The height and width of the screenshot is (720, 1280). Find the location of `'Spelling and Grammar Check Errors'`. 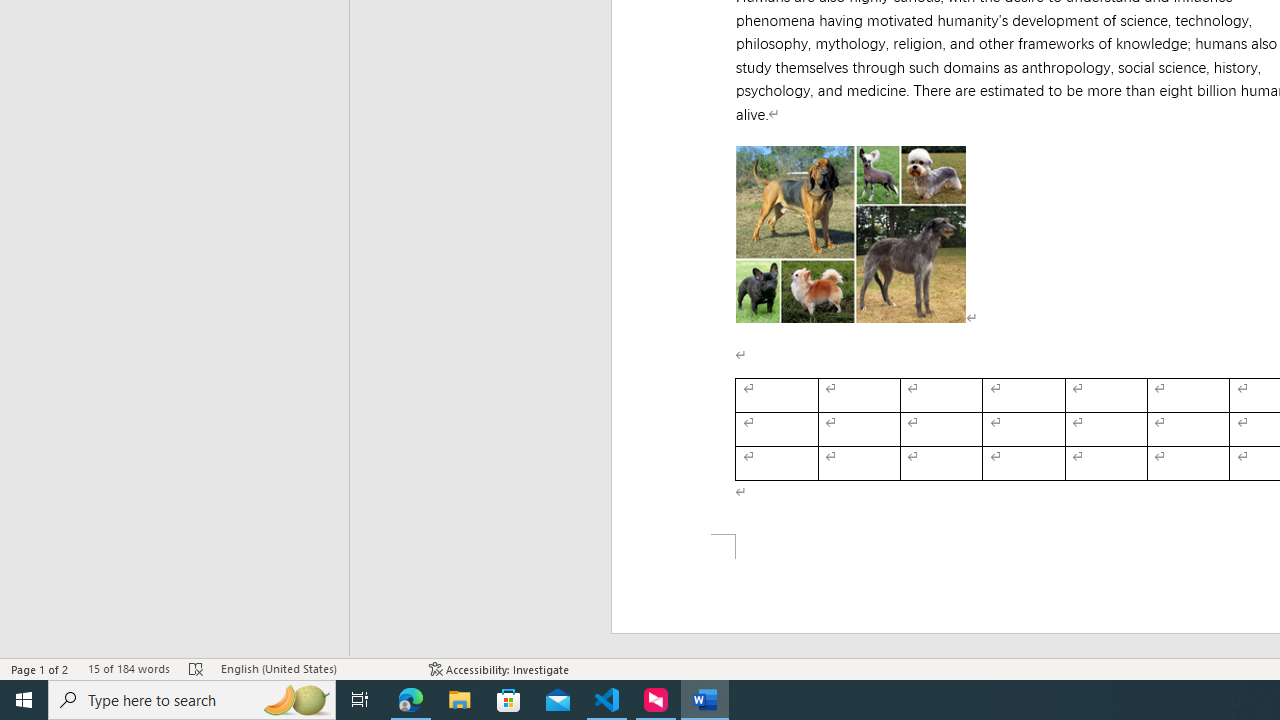

'Spelling and Grammar Check Errors' is located at coordinates (196, 669).